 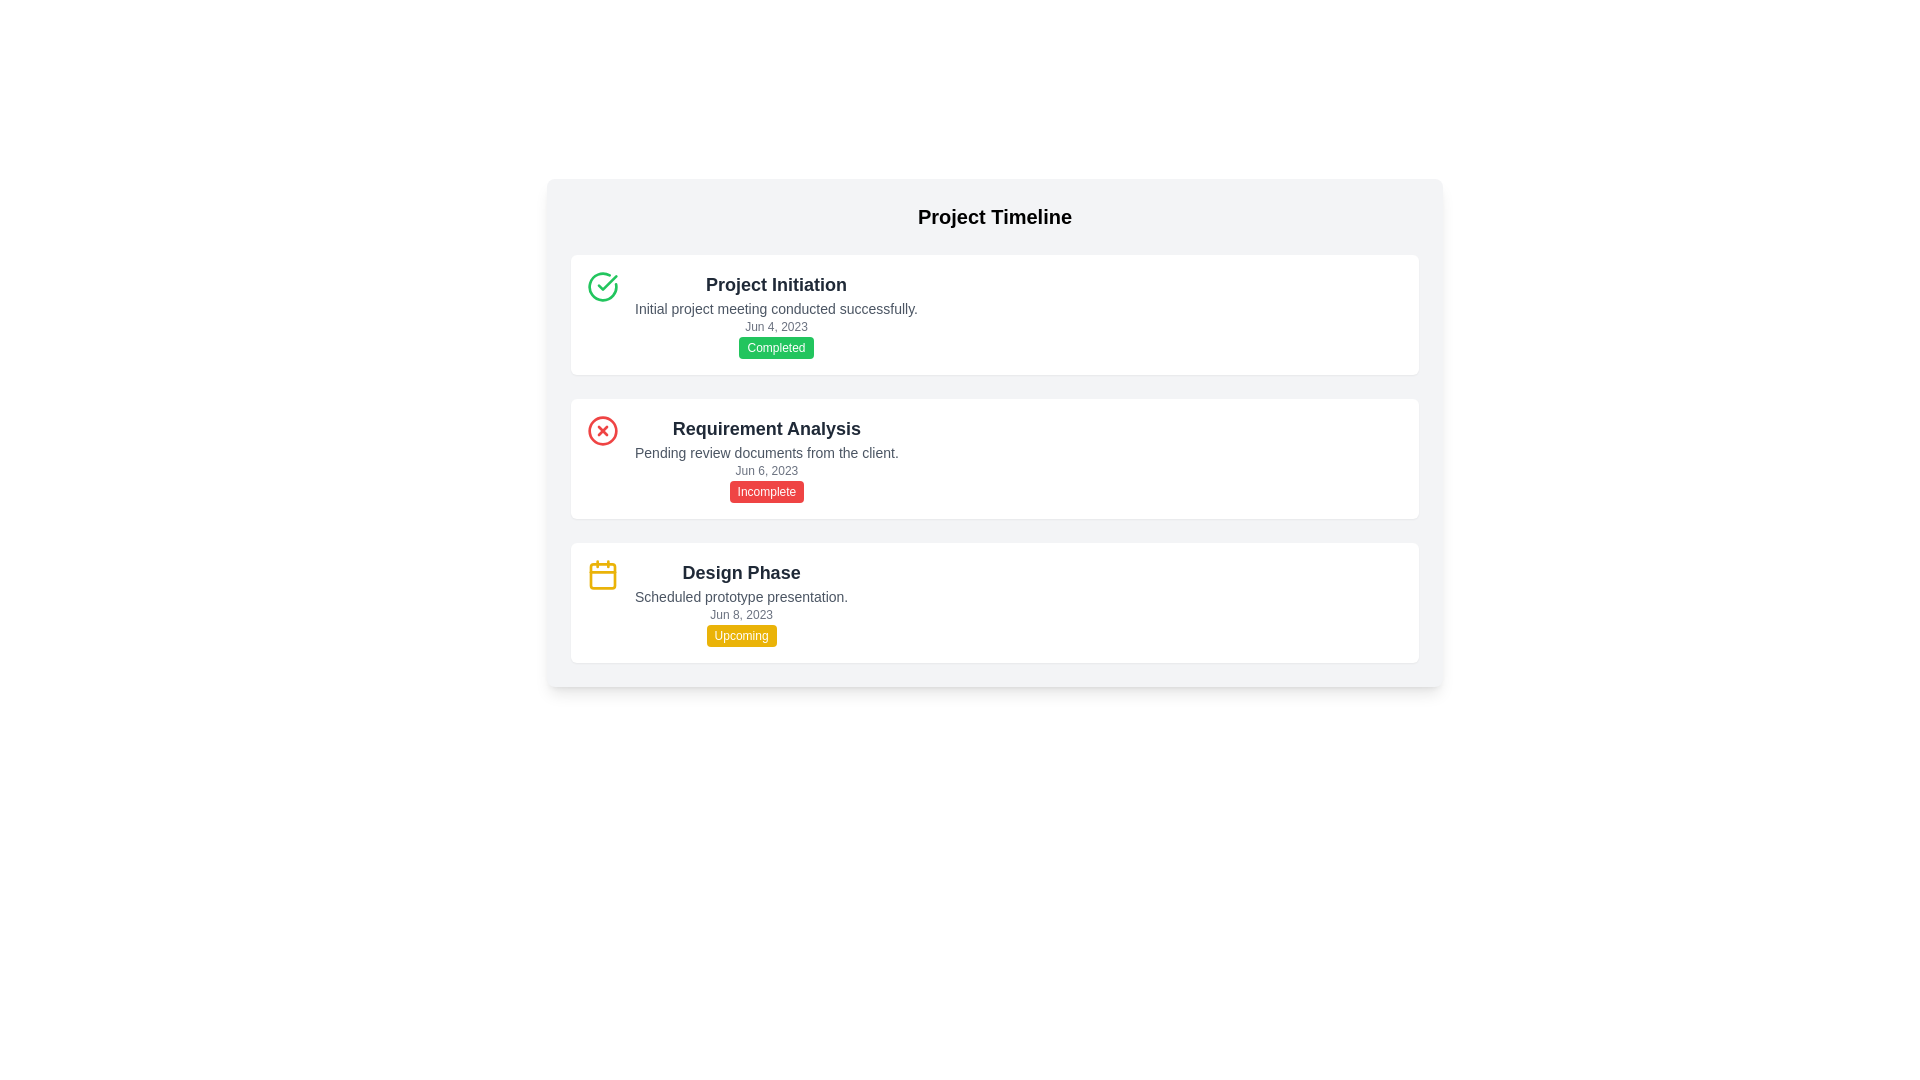 What do you see at coordinates (602, 286) in the screenshot?
I see `the completion status icon located to the left of the header text 'Project Initiation' within the 'Project Initiation' card` at bounding box center [602, 286].